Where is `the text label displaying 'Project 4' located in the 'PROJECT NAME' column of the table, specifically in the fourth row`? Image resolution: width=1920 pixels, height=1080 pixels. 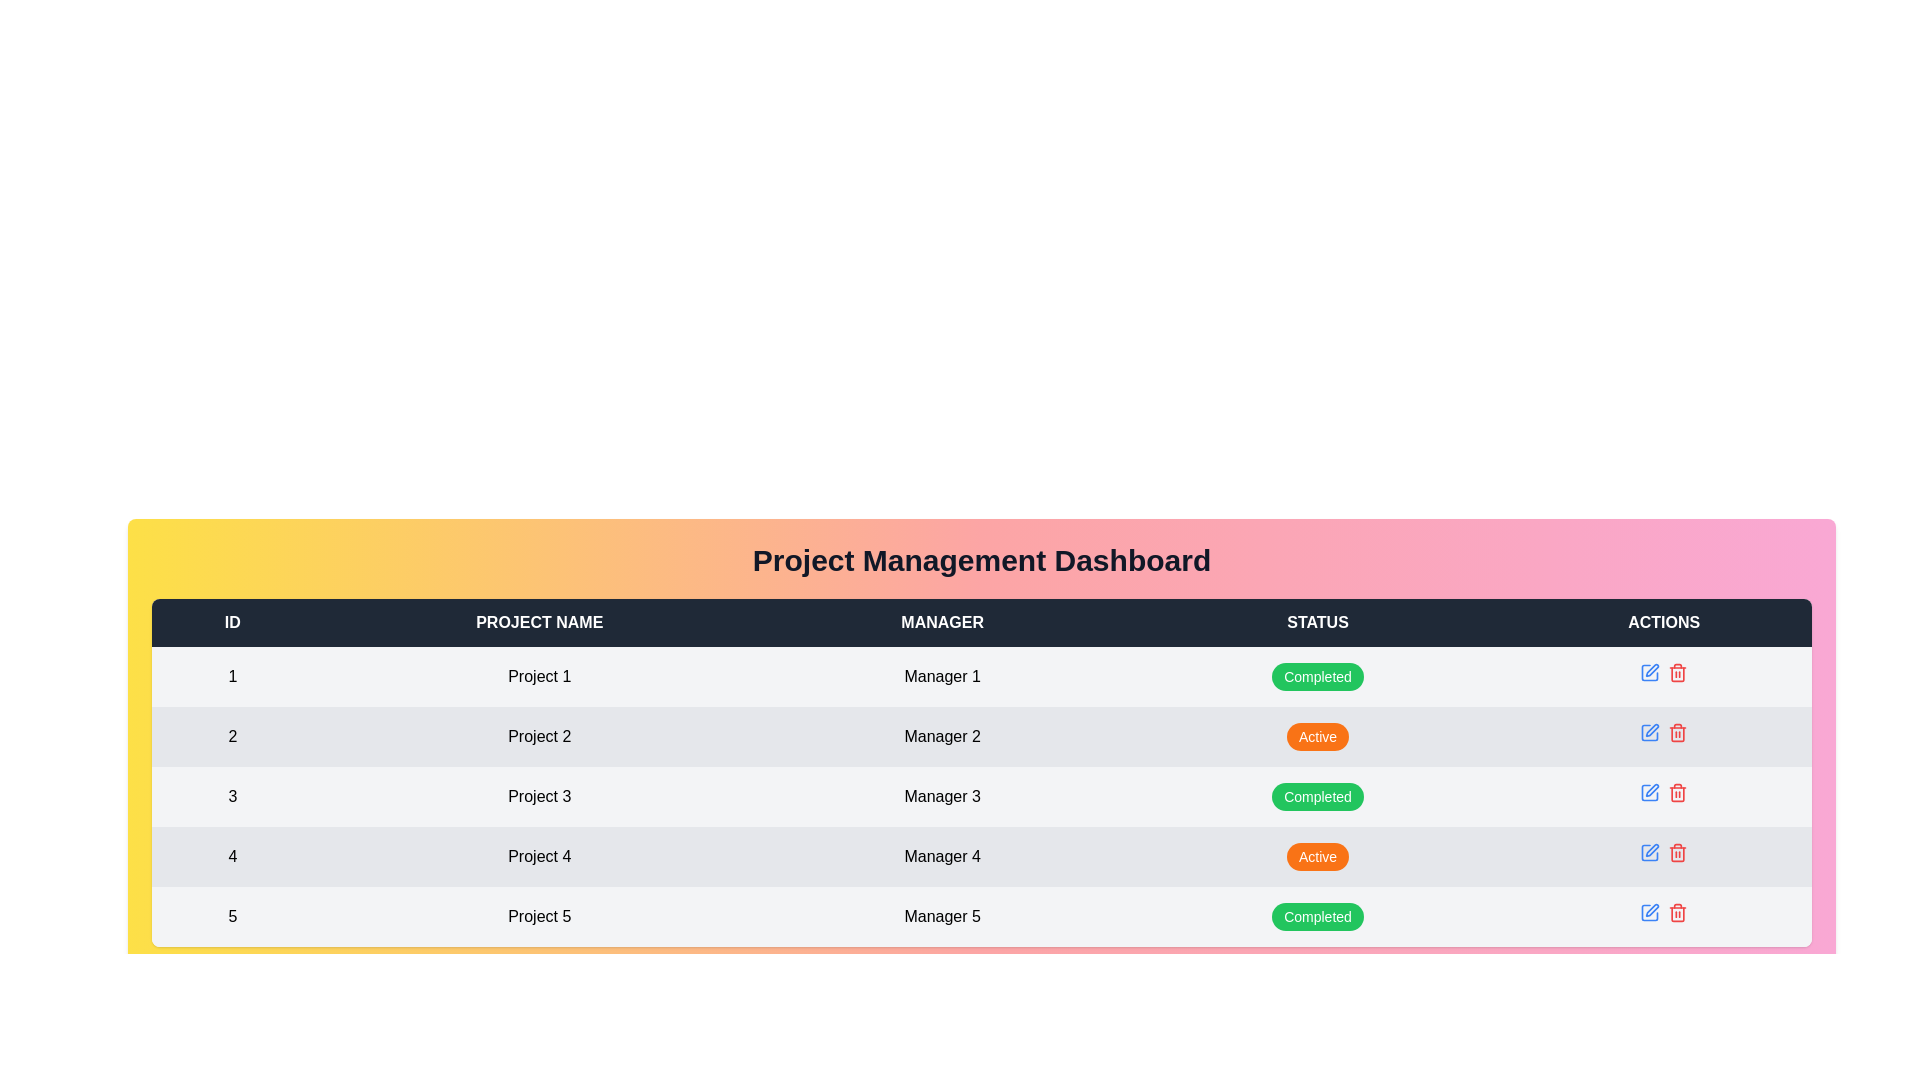
the text label displaying 'Project 4' located in the 'PROJECT NAME' column of the table, specifically in the fourth row is located at coordinates (539, 855).